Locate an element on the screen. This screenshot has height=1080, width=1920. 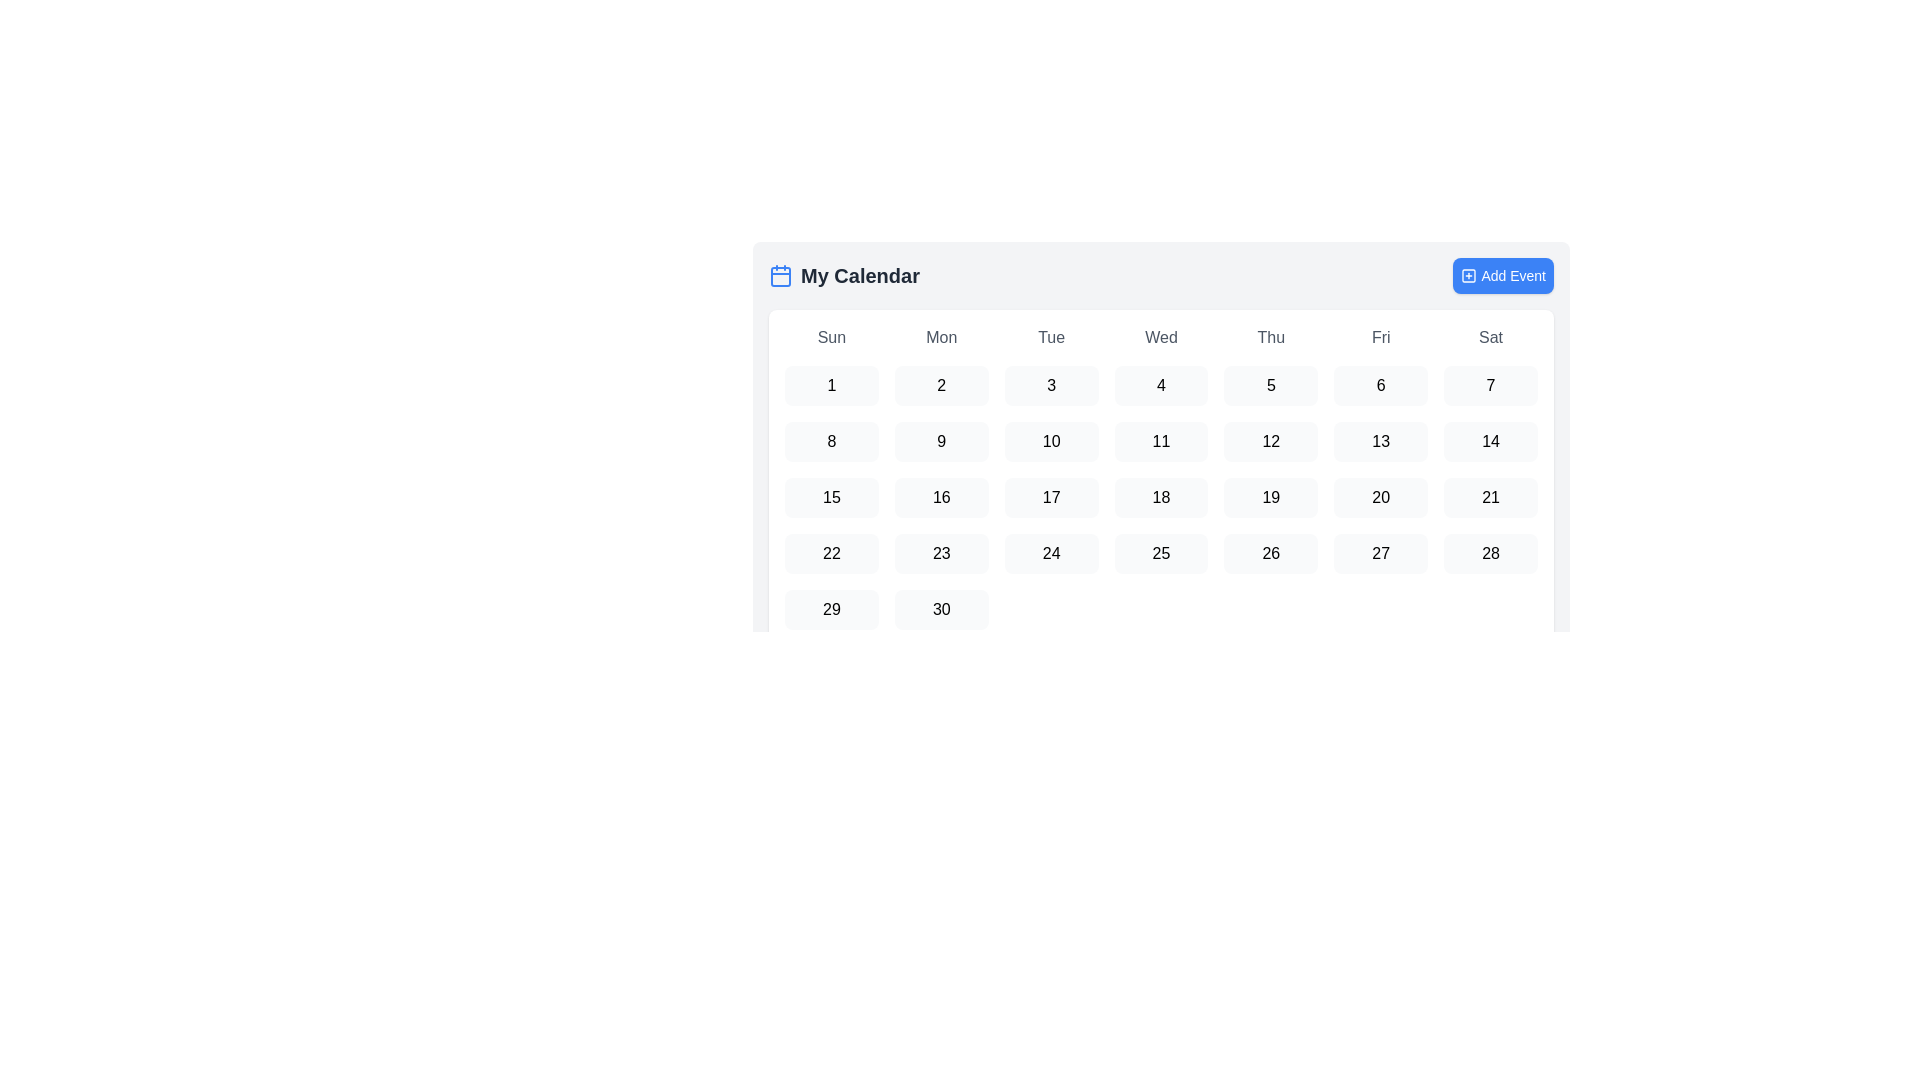
the grey box with rounded corners containing the number '22' is located at coordinates (831, 554).